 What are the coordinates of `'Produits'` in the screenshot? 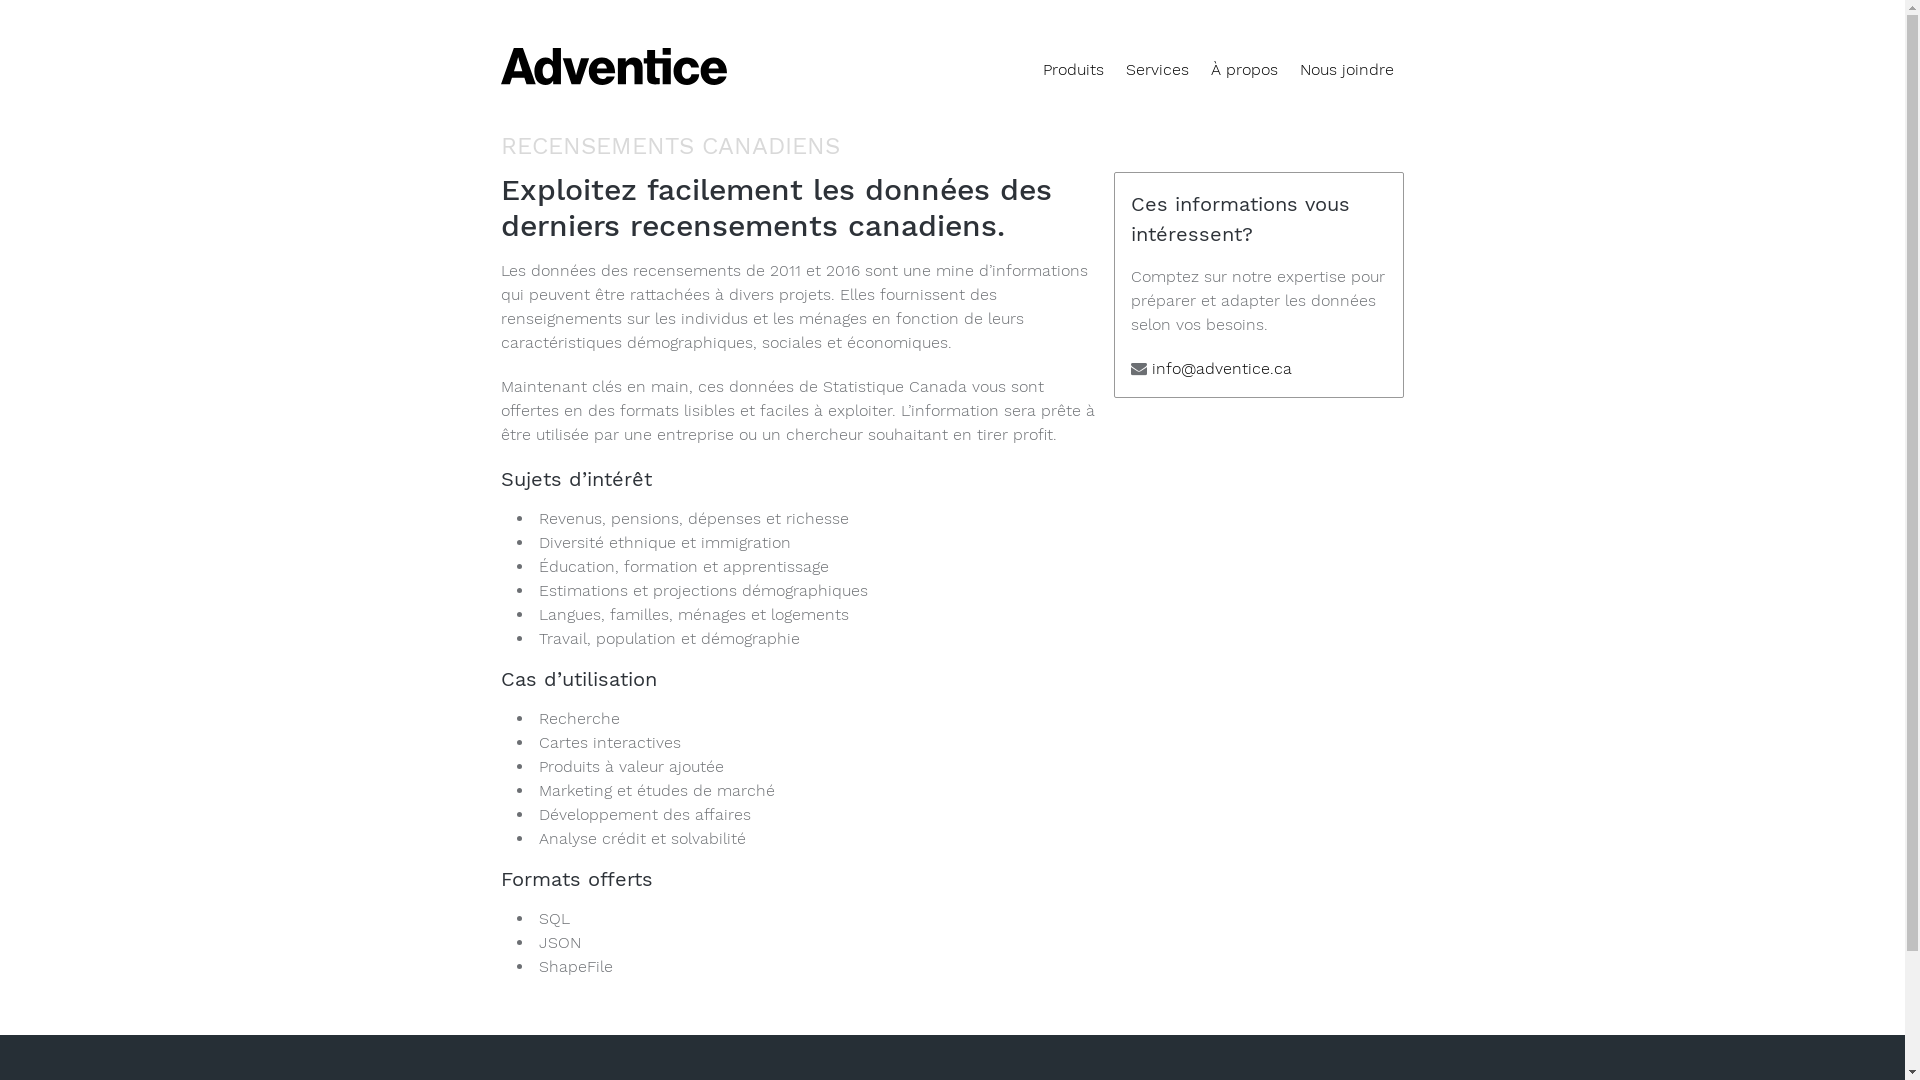 It's located at (1072, 68).